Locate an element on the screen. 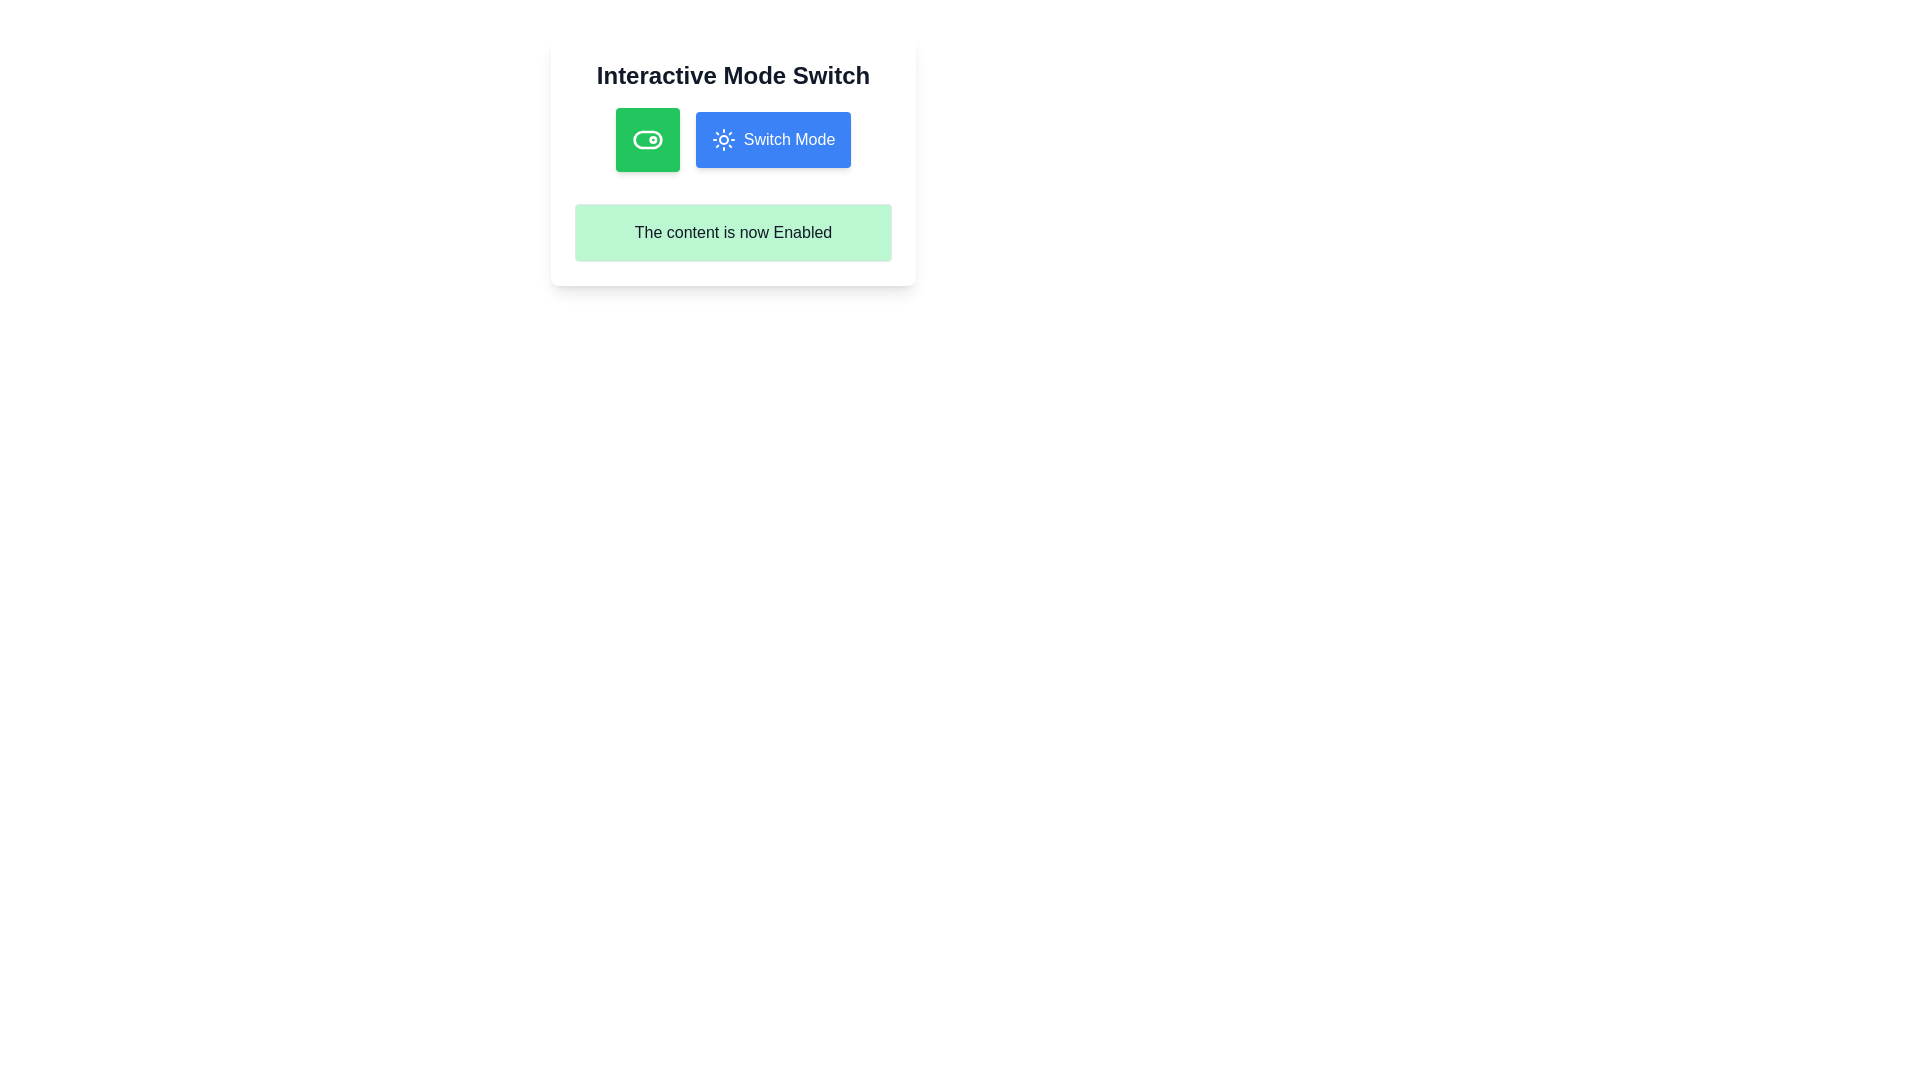 This screenshot has width=1920, height=1080. the Vector icon (toggle switch) which indicates the 'Enabled' or 'On' state, located within a green button-like structure below the title 'Interactive Mode Switch' is located at coordinates (647, 138).